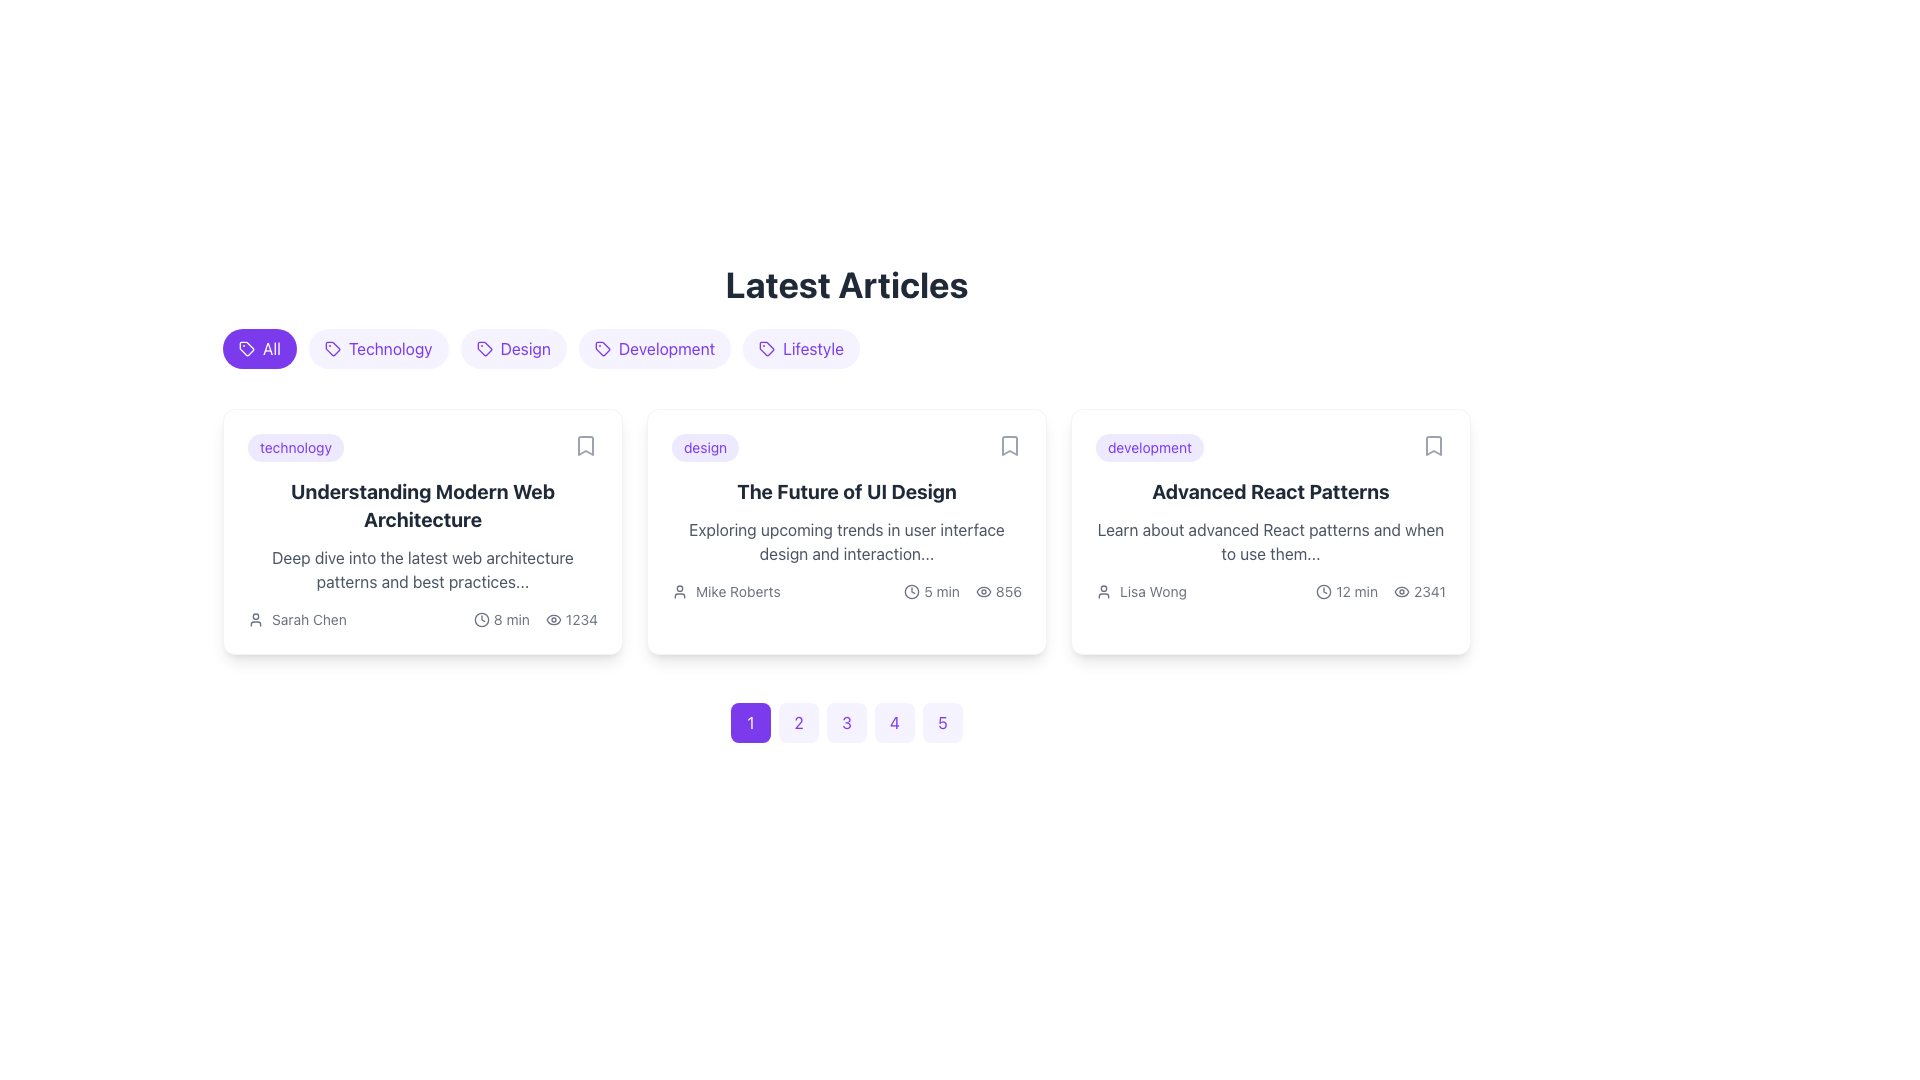  What do you see at coordinates (654, 347) in the screenshot?
I see `the fourth chip or tag component labeled 'Development'` at bounding box center [654, 347].